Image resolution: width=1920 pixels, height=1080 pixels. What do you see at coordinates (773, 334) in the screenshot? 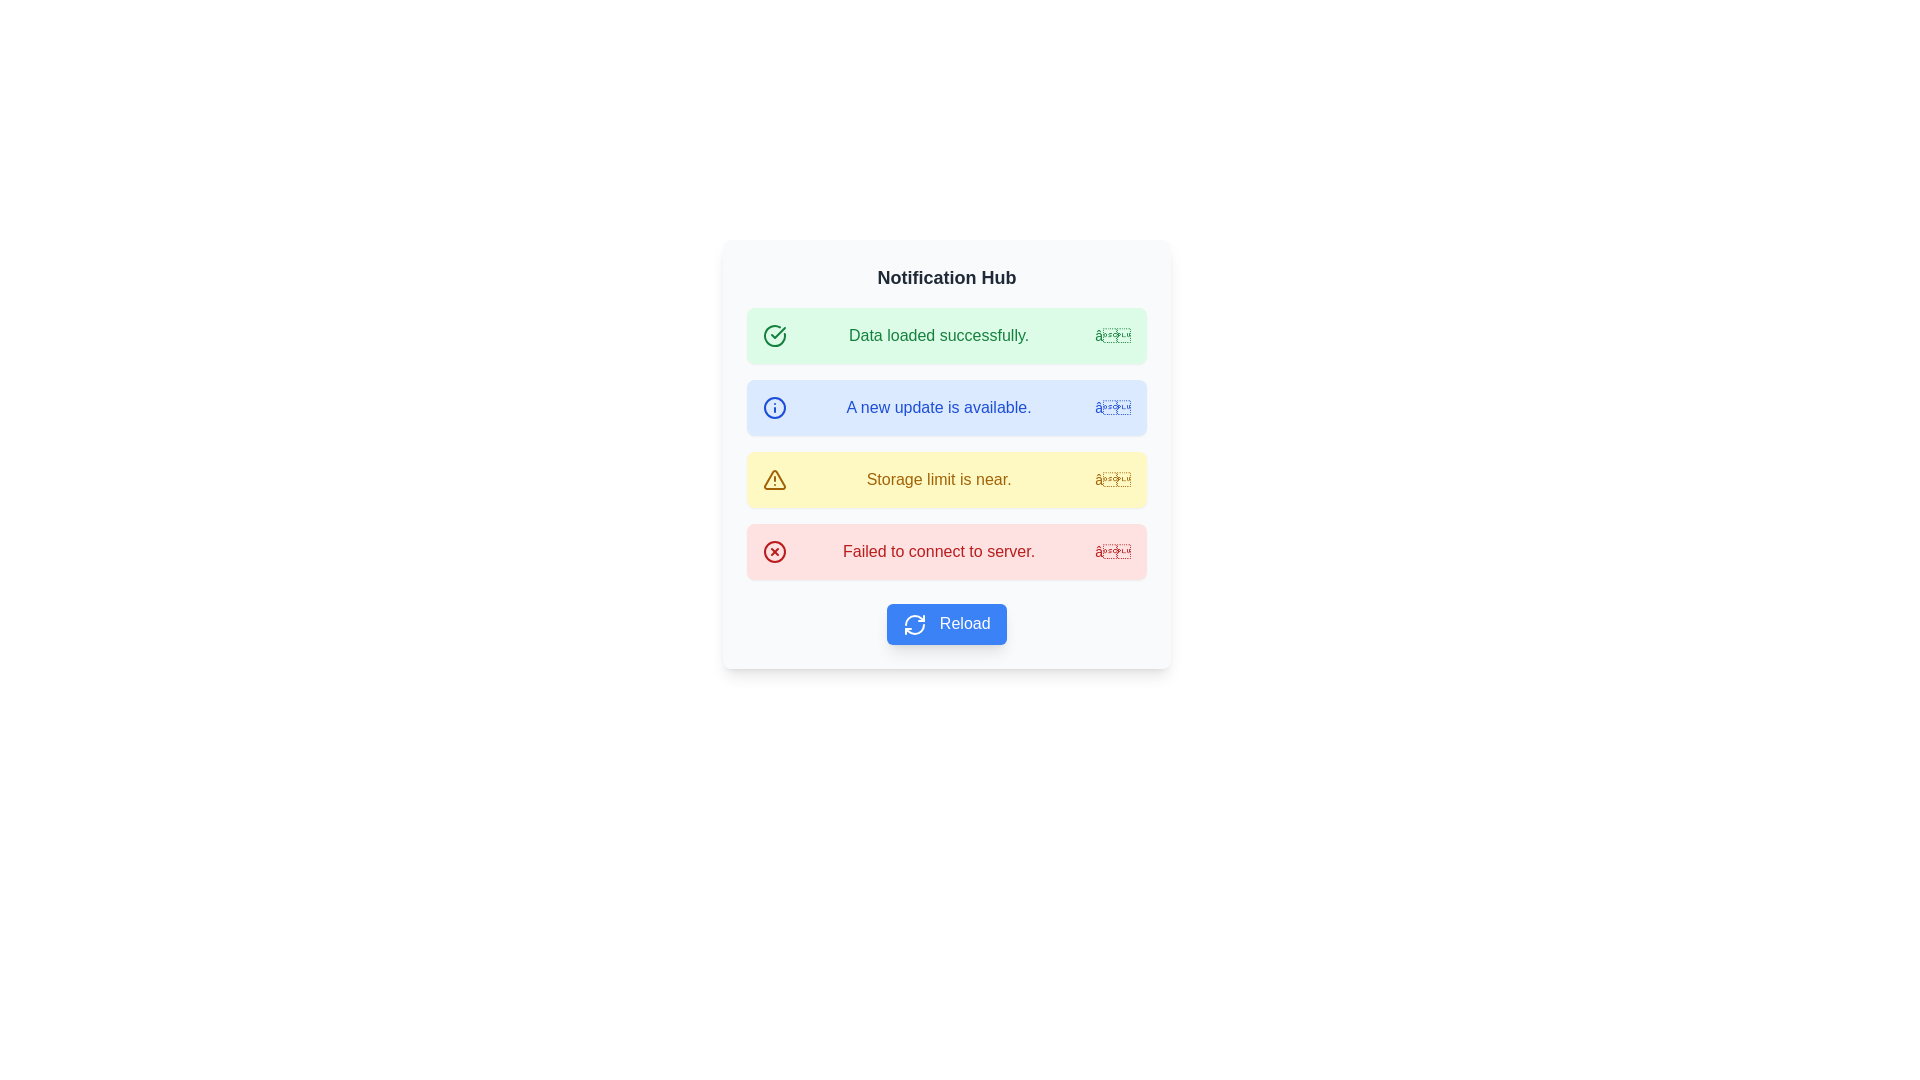
I see `the green circular checkmark icon indicating 'Data loaded successfully' within the Notification Hub` at bounding box center [773, 334].